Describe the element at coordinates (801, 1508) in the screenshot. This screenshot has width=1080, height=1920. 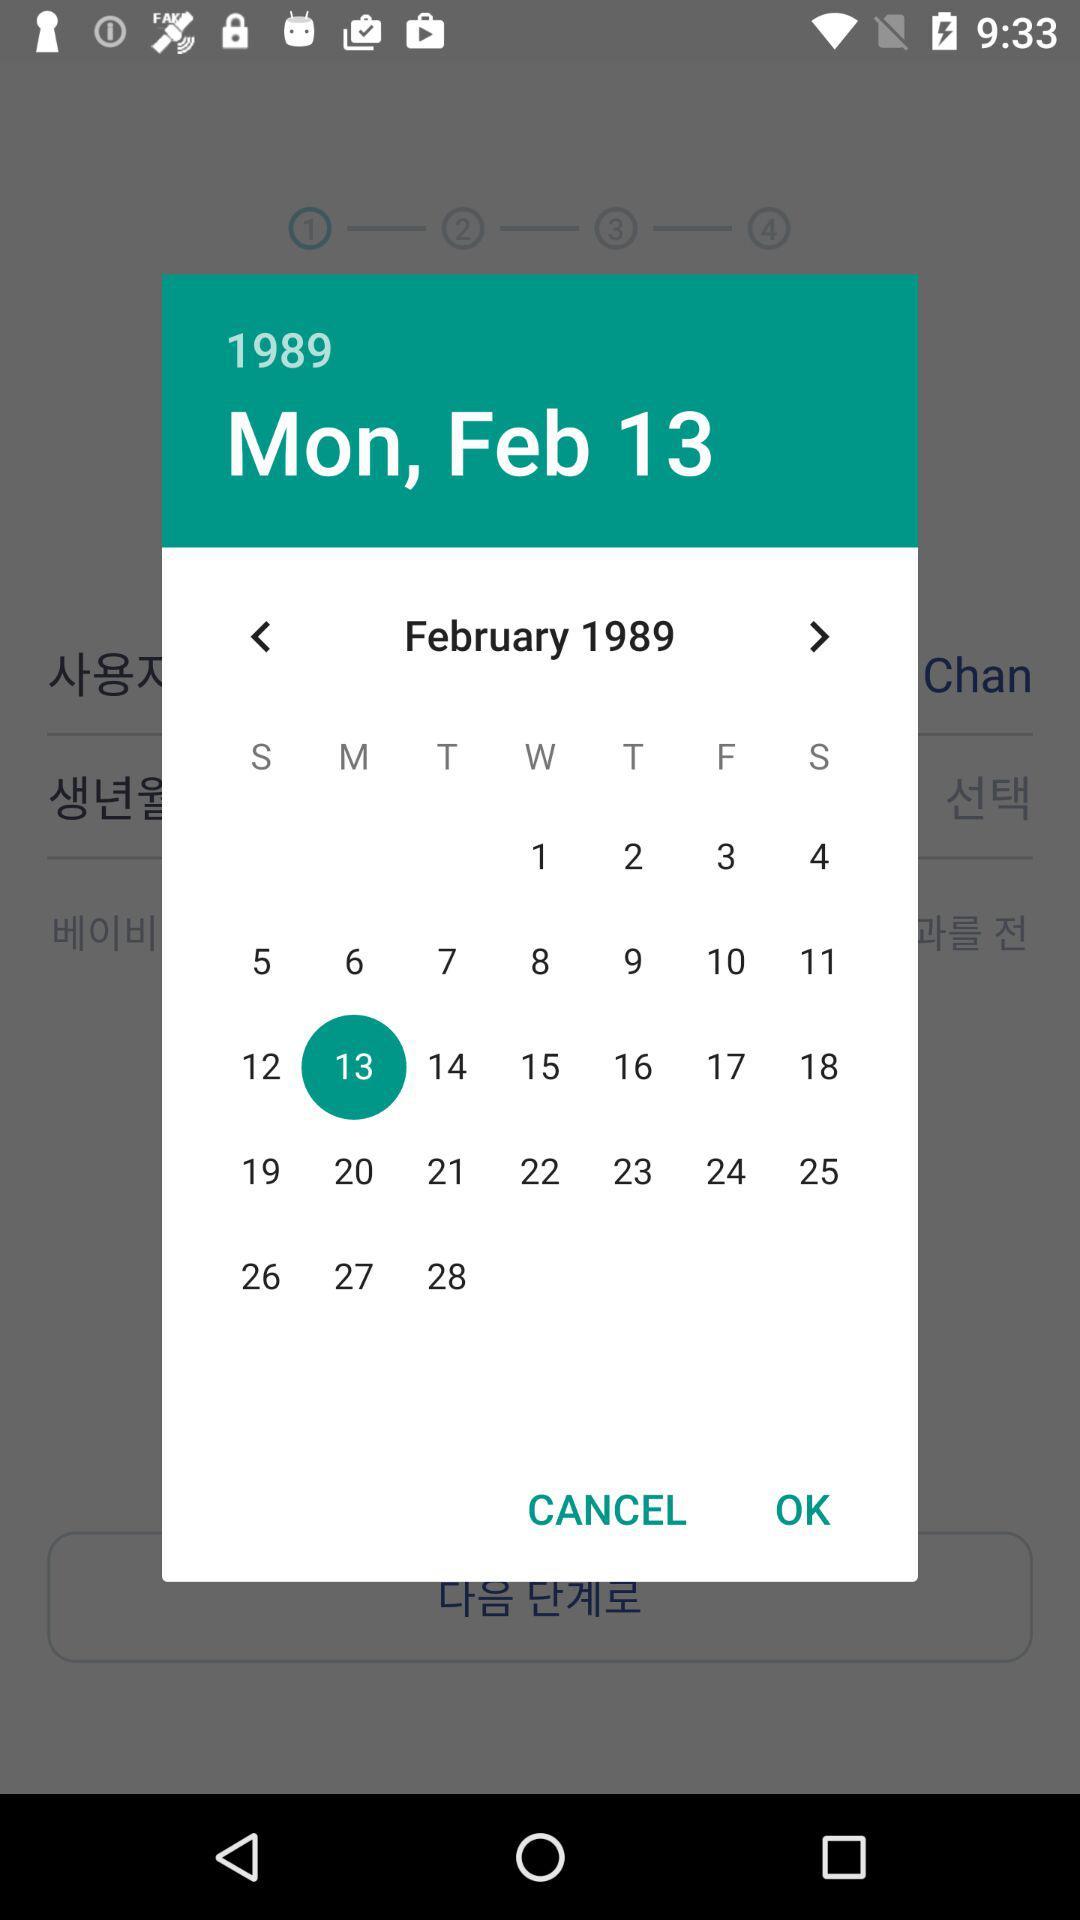
I see `the item at the bottom right corner` at that location.